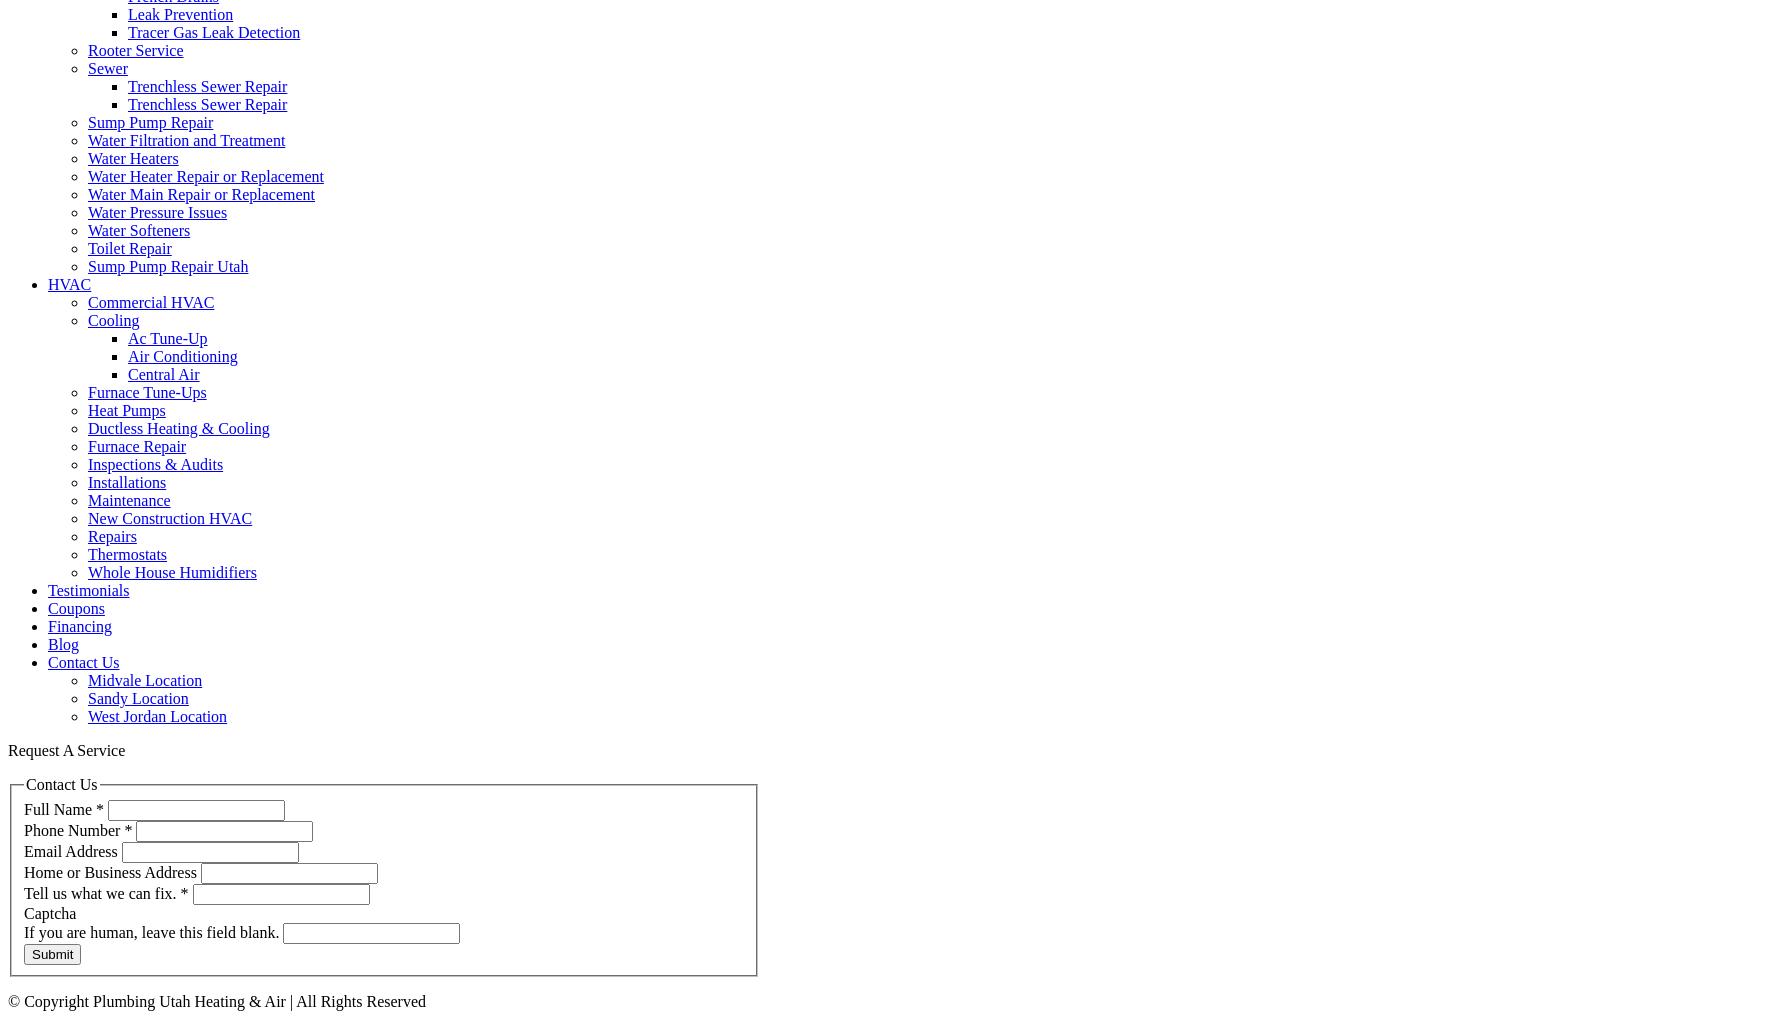  Describe the element at coordinates (157, 716) in the screenshot. I see `'West Jordan Location'` at that location.